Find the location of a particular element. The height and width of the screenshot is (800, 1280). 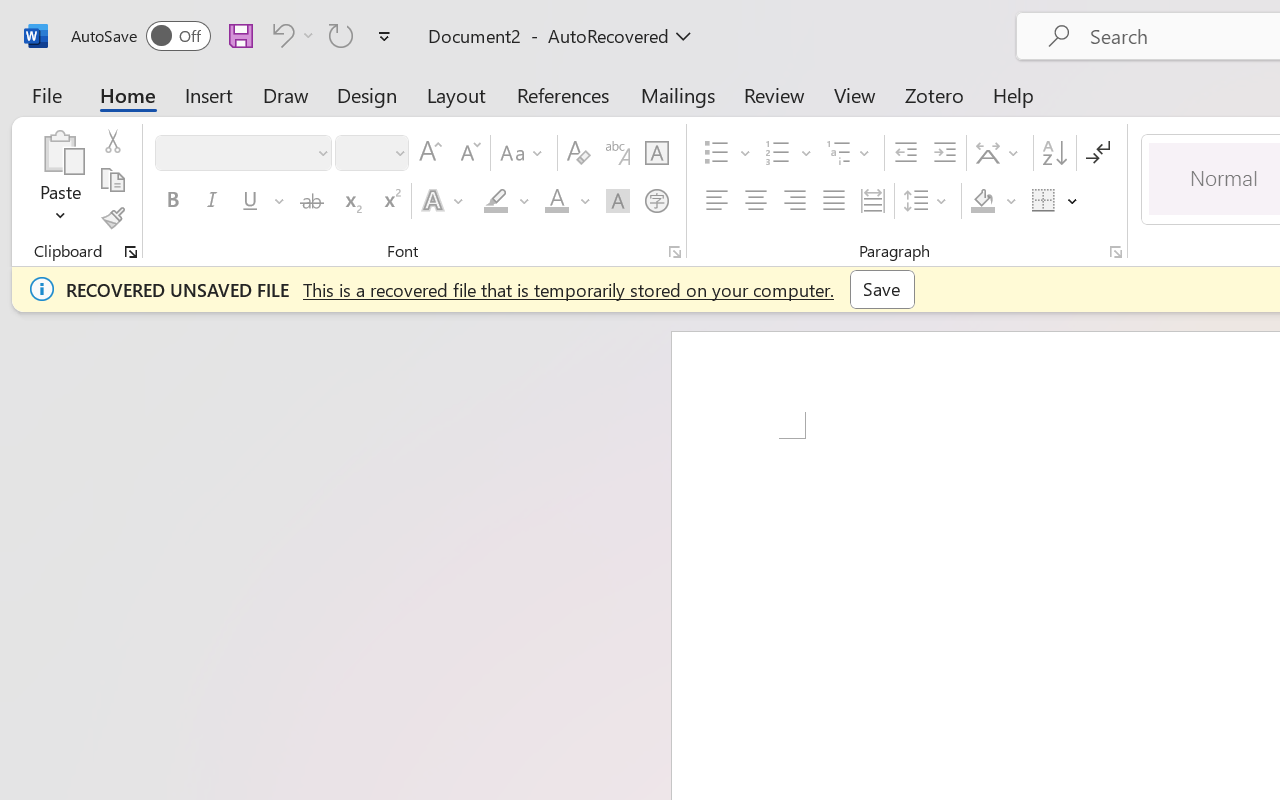

'Character Border' is located at coordinates (656, 153).